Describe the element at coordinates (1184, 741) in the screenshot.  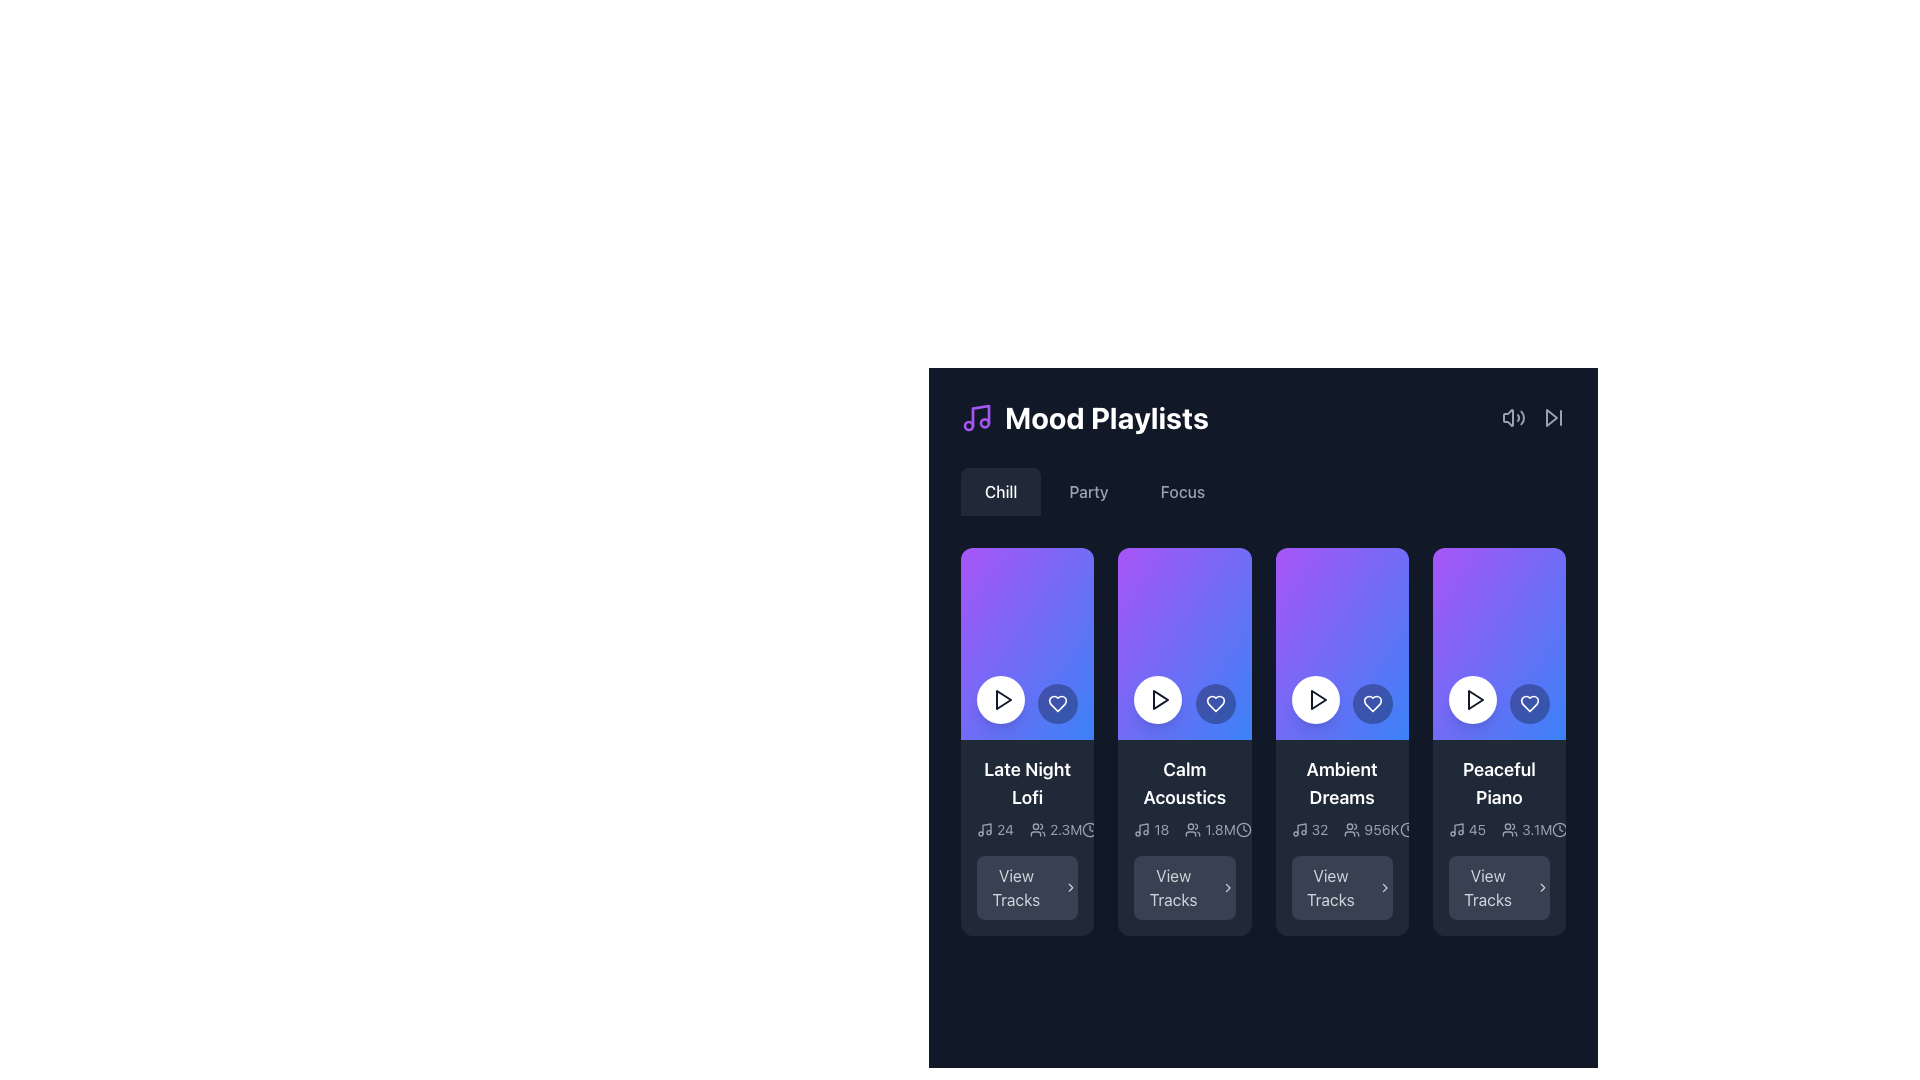
I see `the 'Calm Acoustics' playlist card in the grid layout to provide visual feedback on interactive items` at that location.